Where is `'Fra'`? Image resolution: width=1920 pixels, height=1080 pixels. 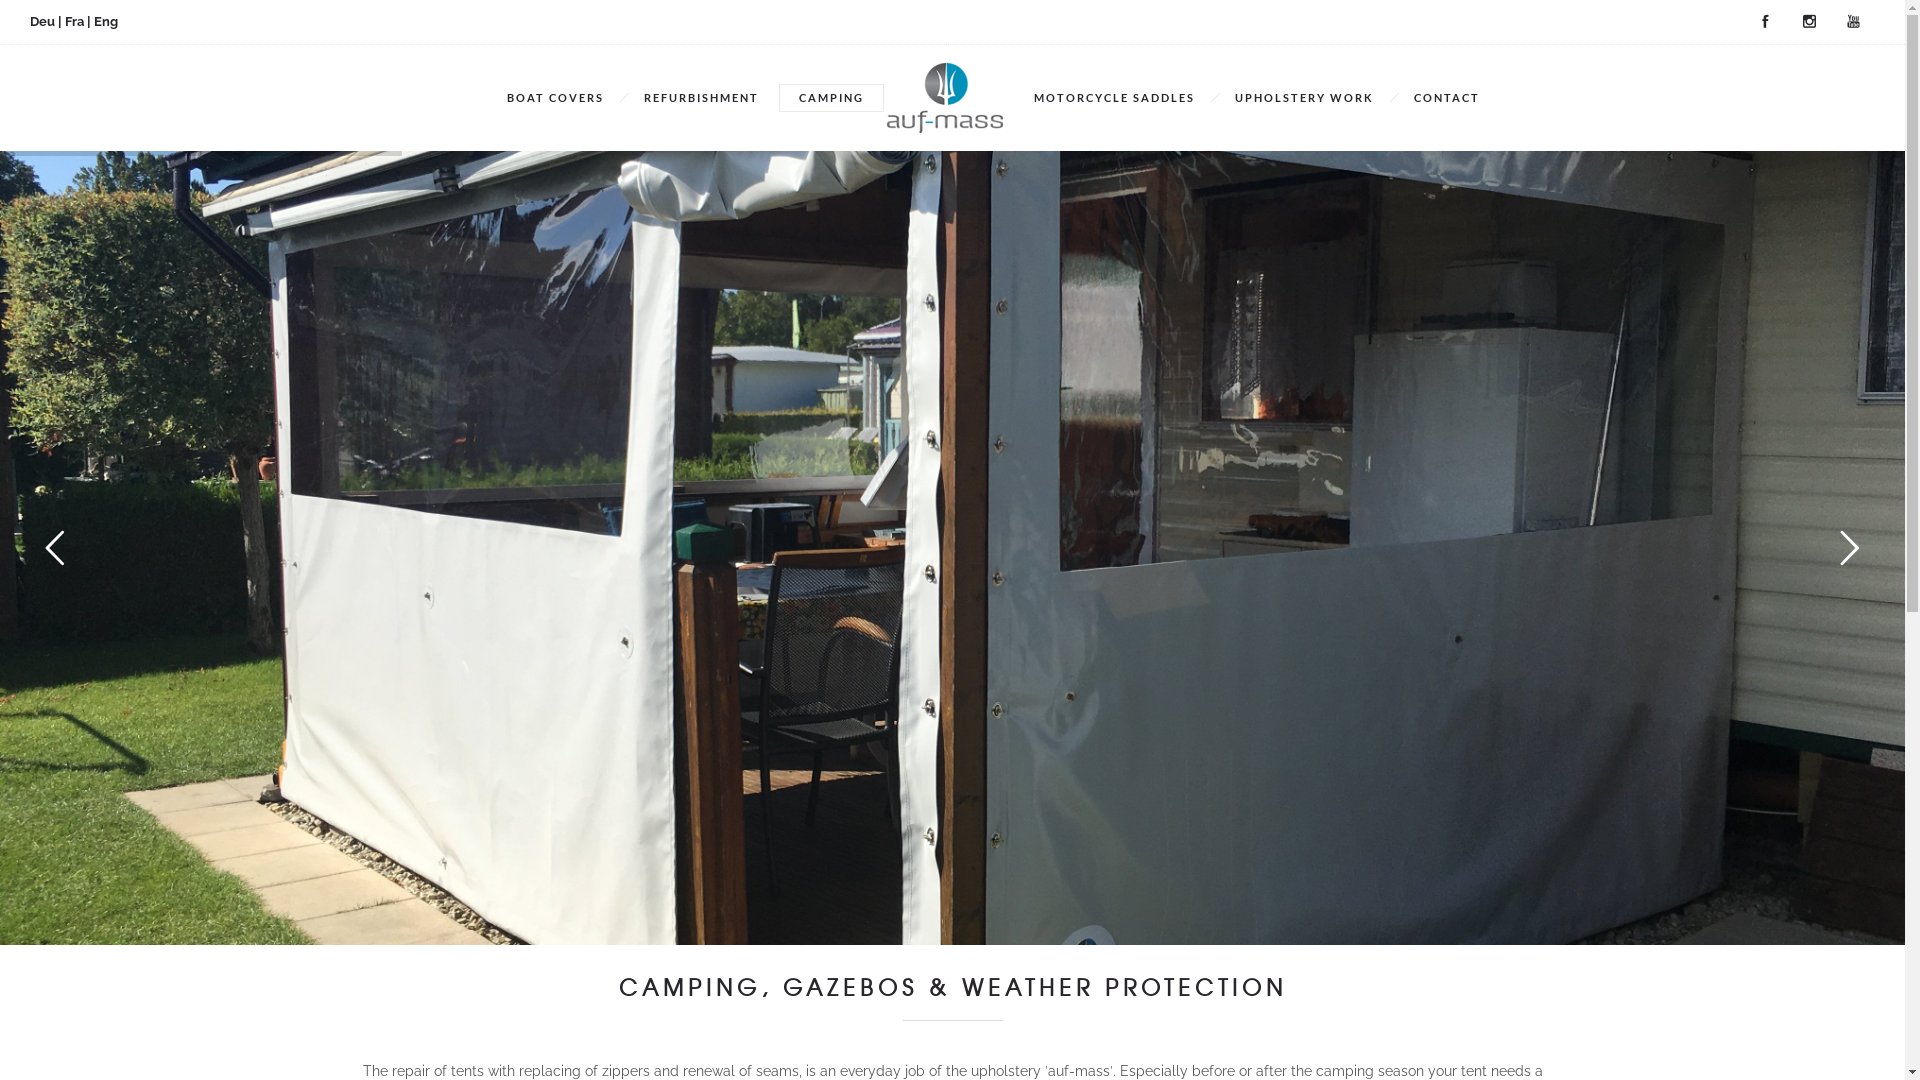 'Fra' is located at coordinates (74, 21).